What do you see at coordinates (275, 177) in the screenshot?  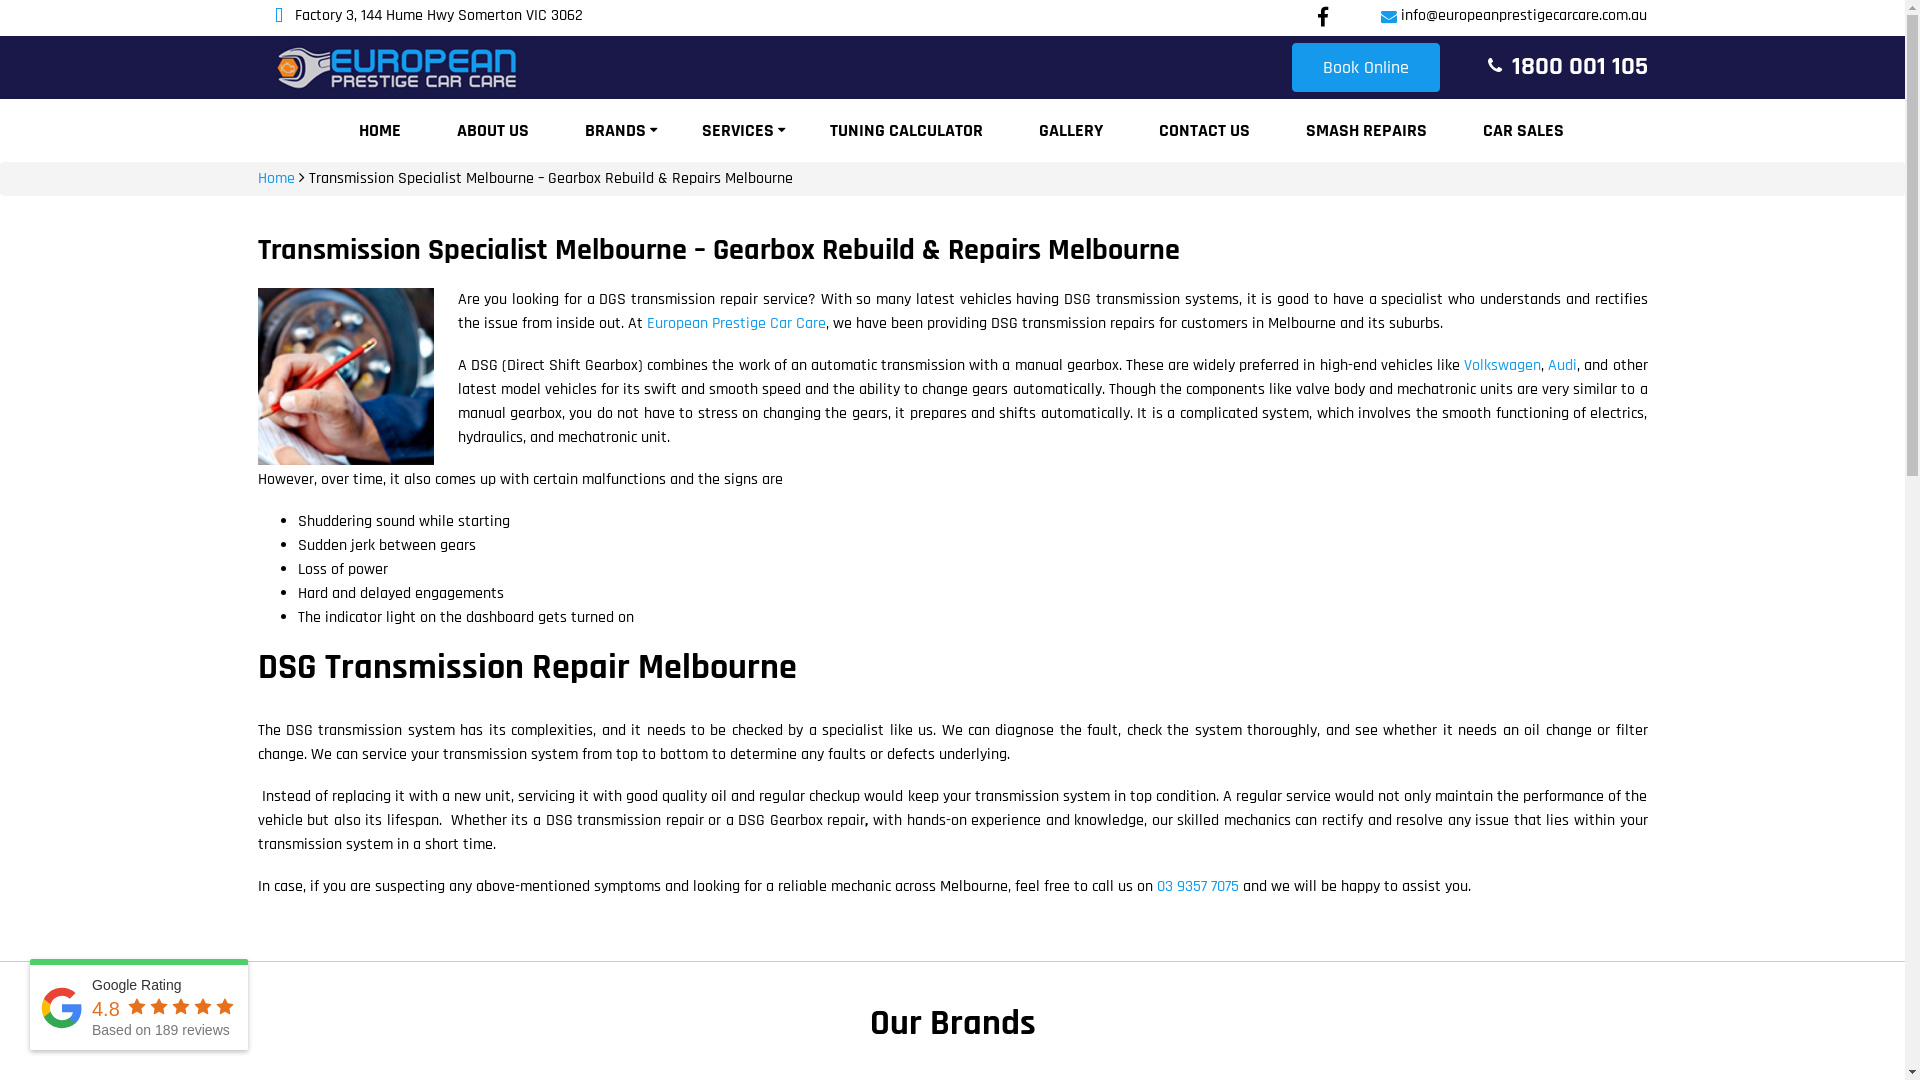 I see `'Home'` at bounding box center [275, 177].